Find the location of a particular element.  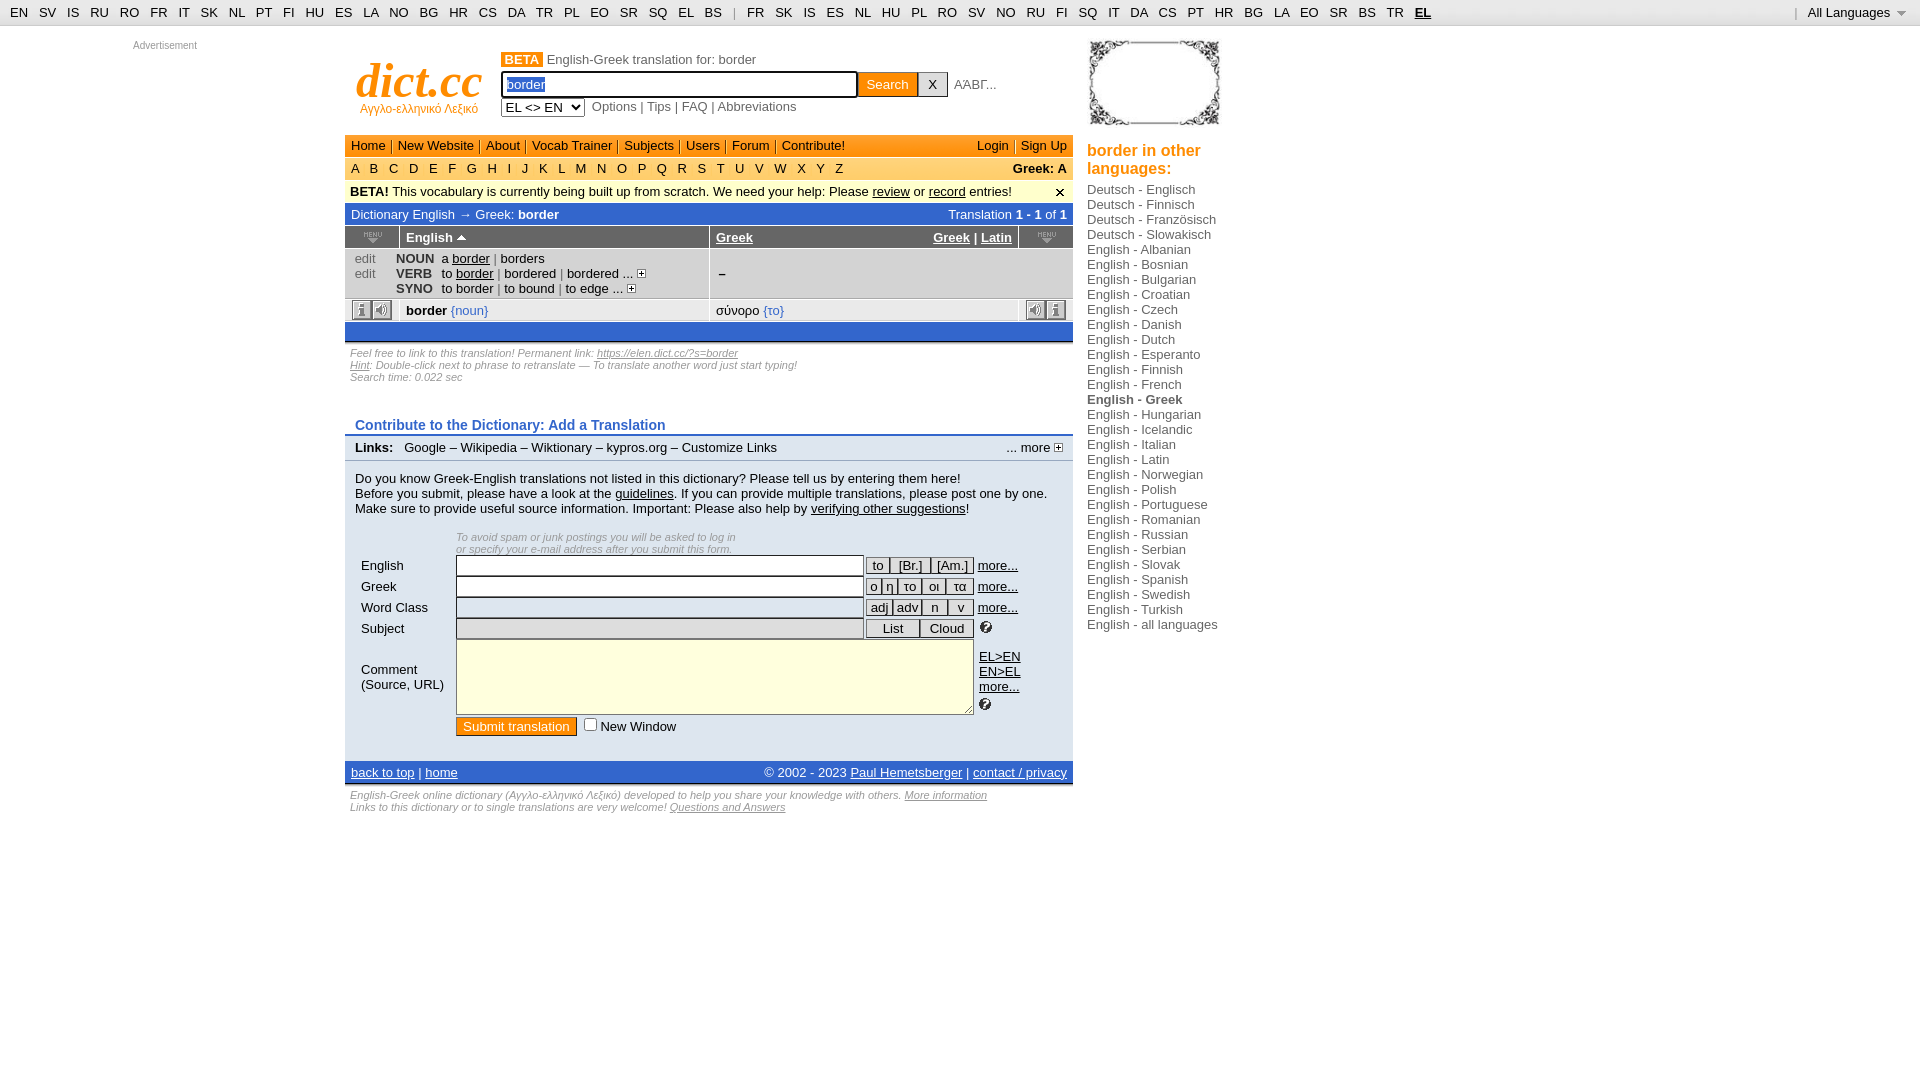

'IT' is located at coordinates (1112, 12).